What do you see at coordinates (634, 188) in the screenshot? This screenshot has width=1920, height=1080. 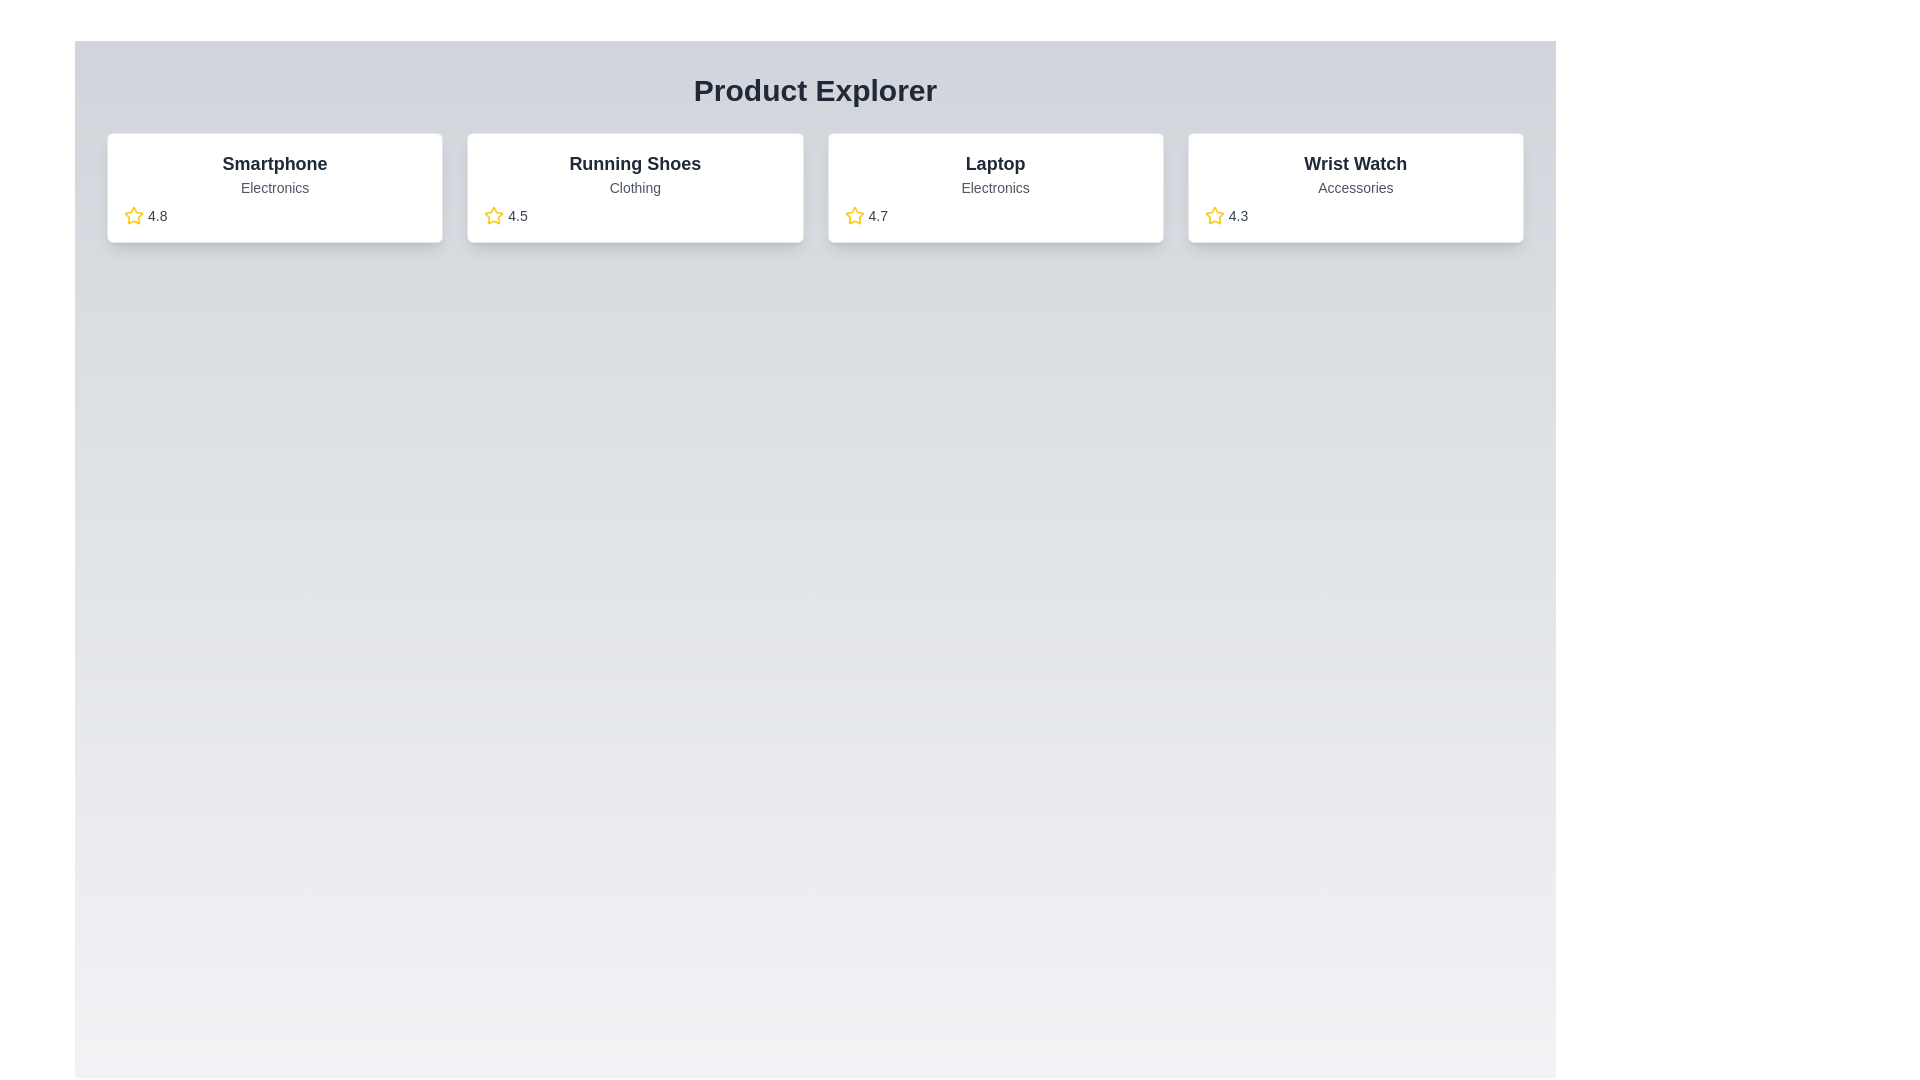 I see `the second card from the left in the four-card grid layout, which is the 'Running Shoes' card` at bounding box center [634, 188].